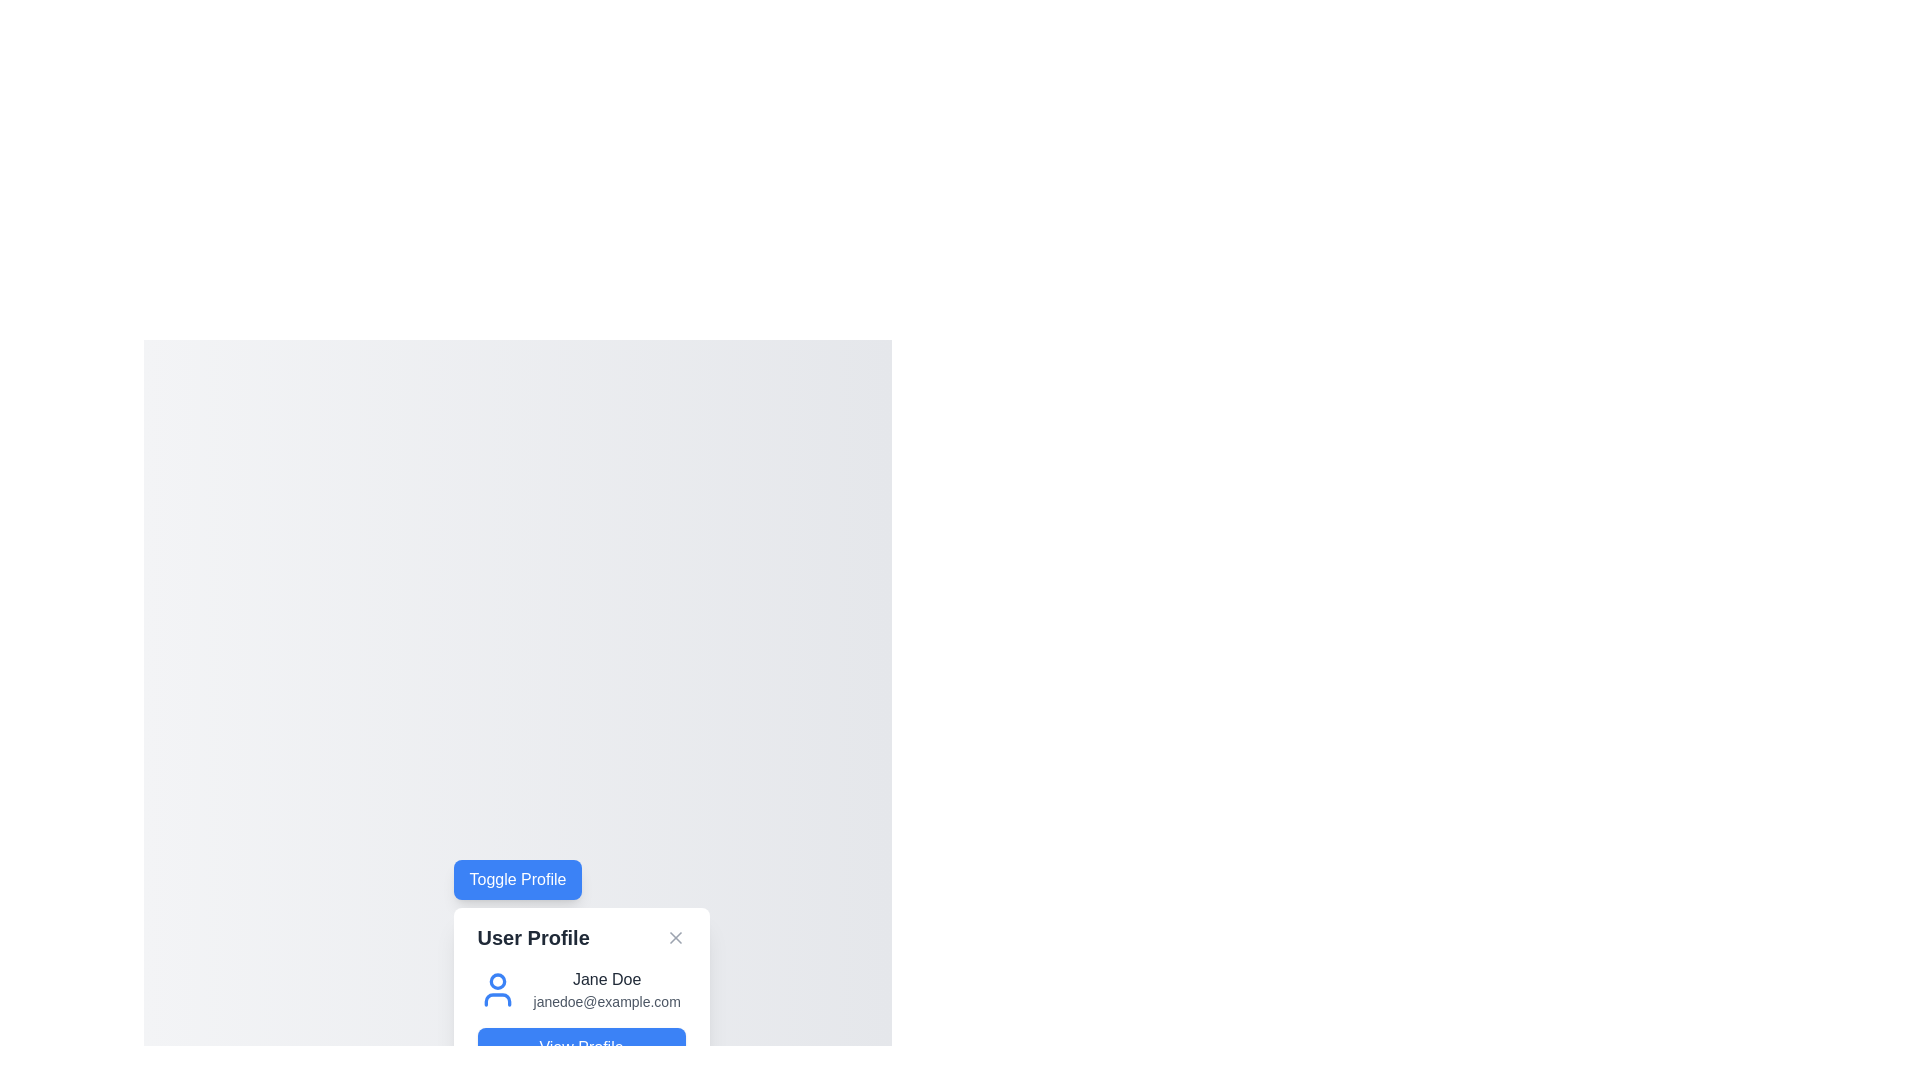 This screenshot has height=1080, width=1920. I want to click on the text display element showing the email address 'janedoe@example.com' in the user profile modal, so click(606, 1002).